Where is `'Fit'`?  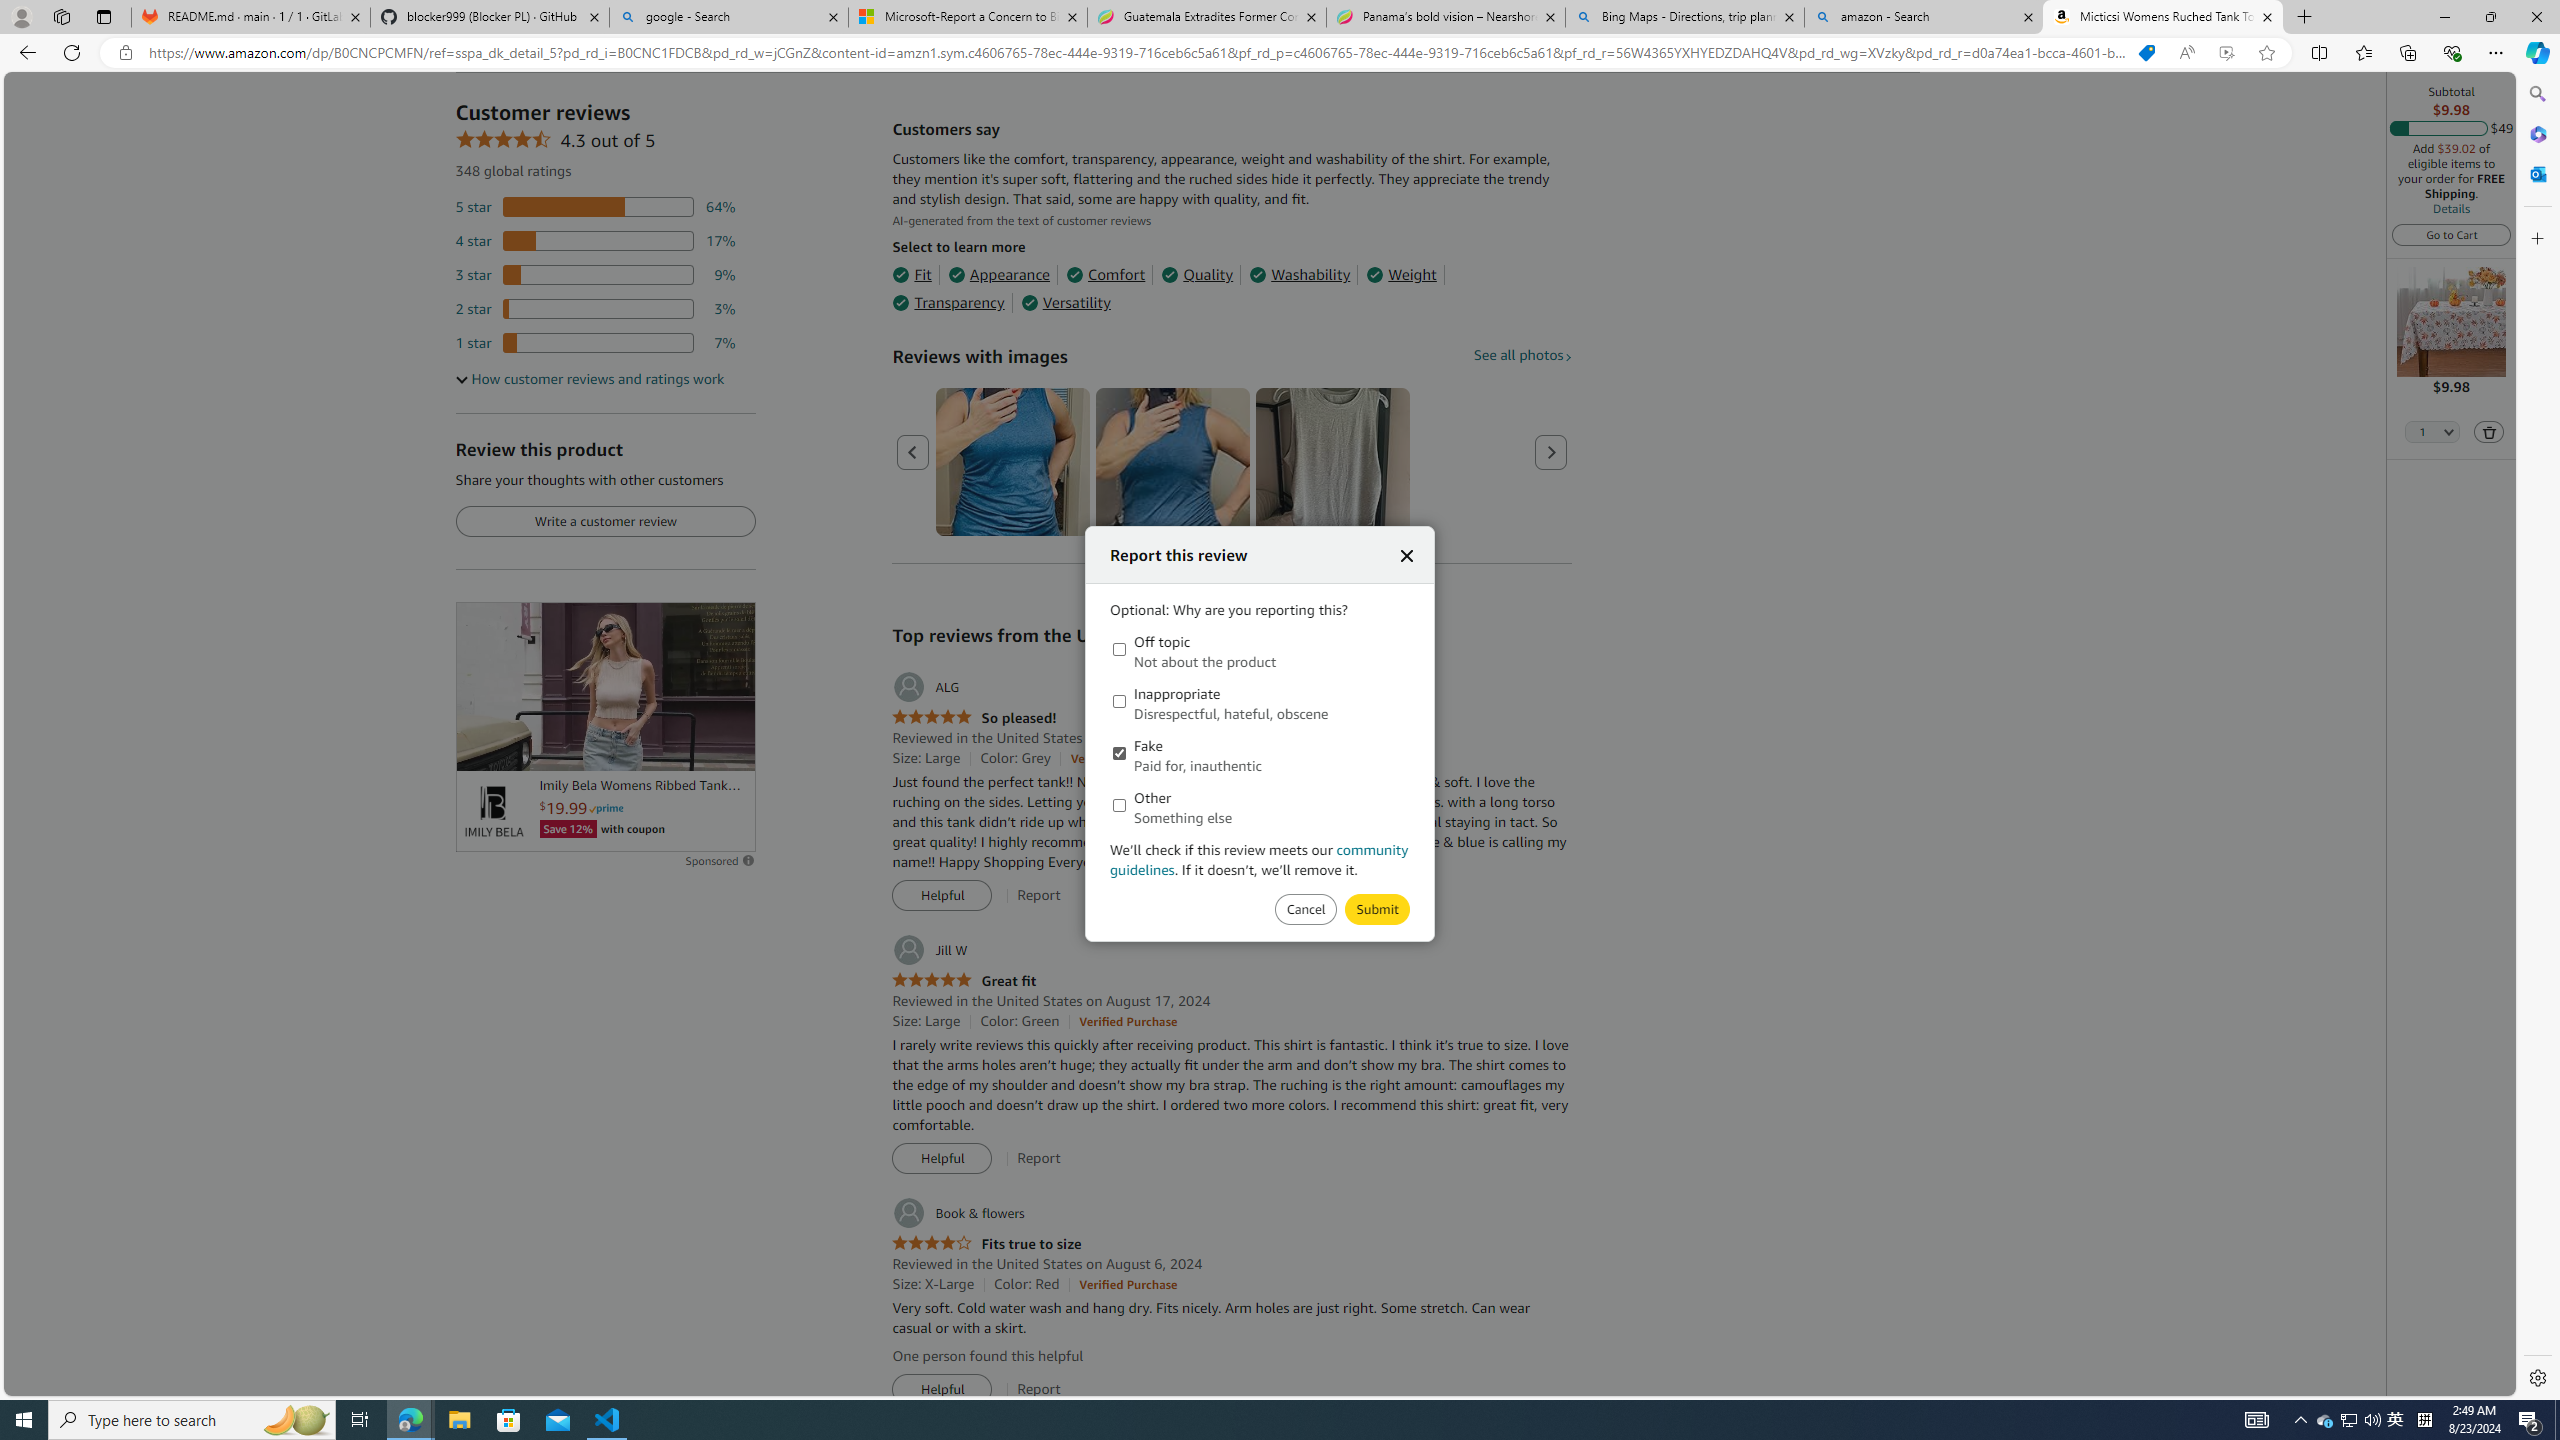 'Fit' is located at coordinates (910, 275).